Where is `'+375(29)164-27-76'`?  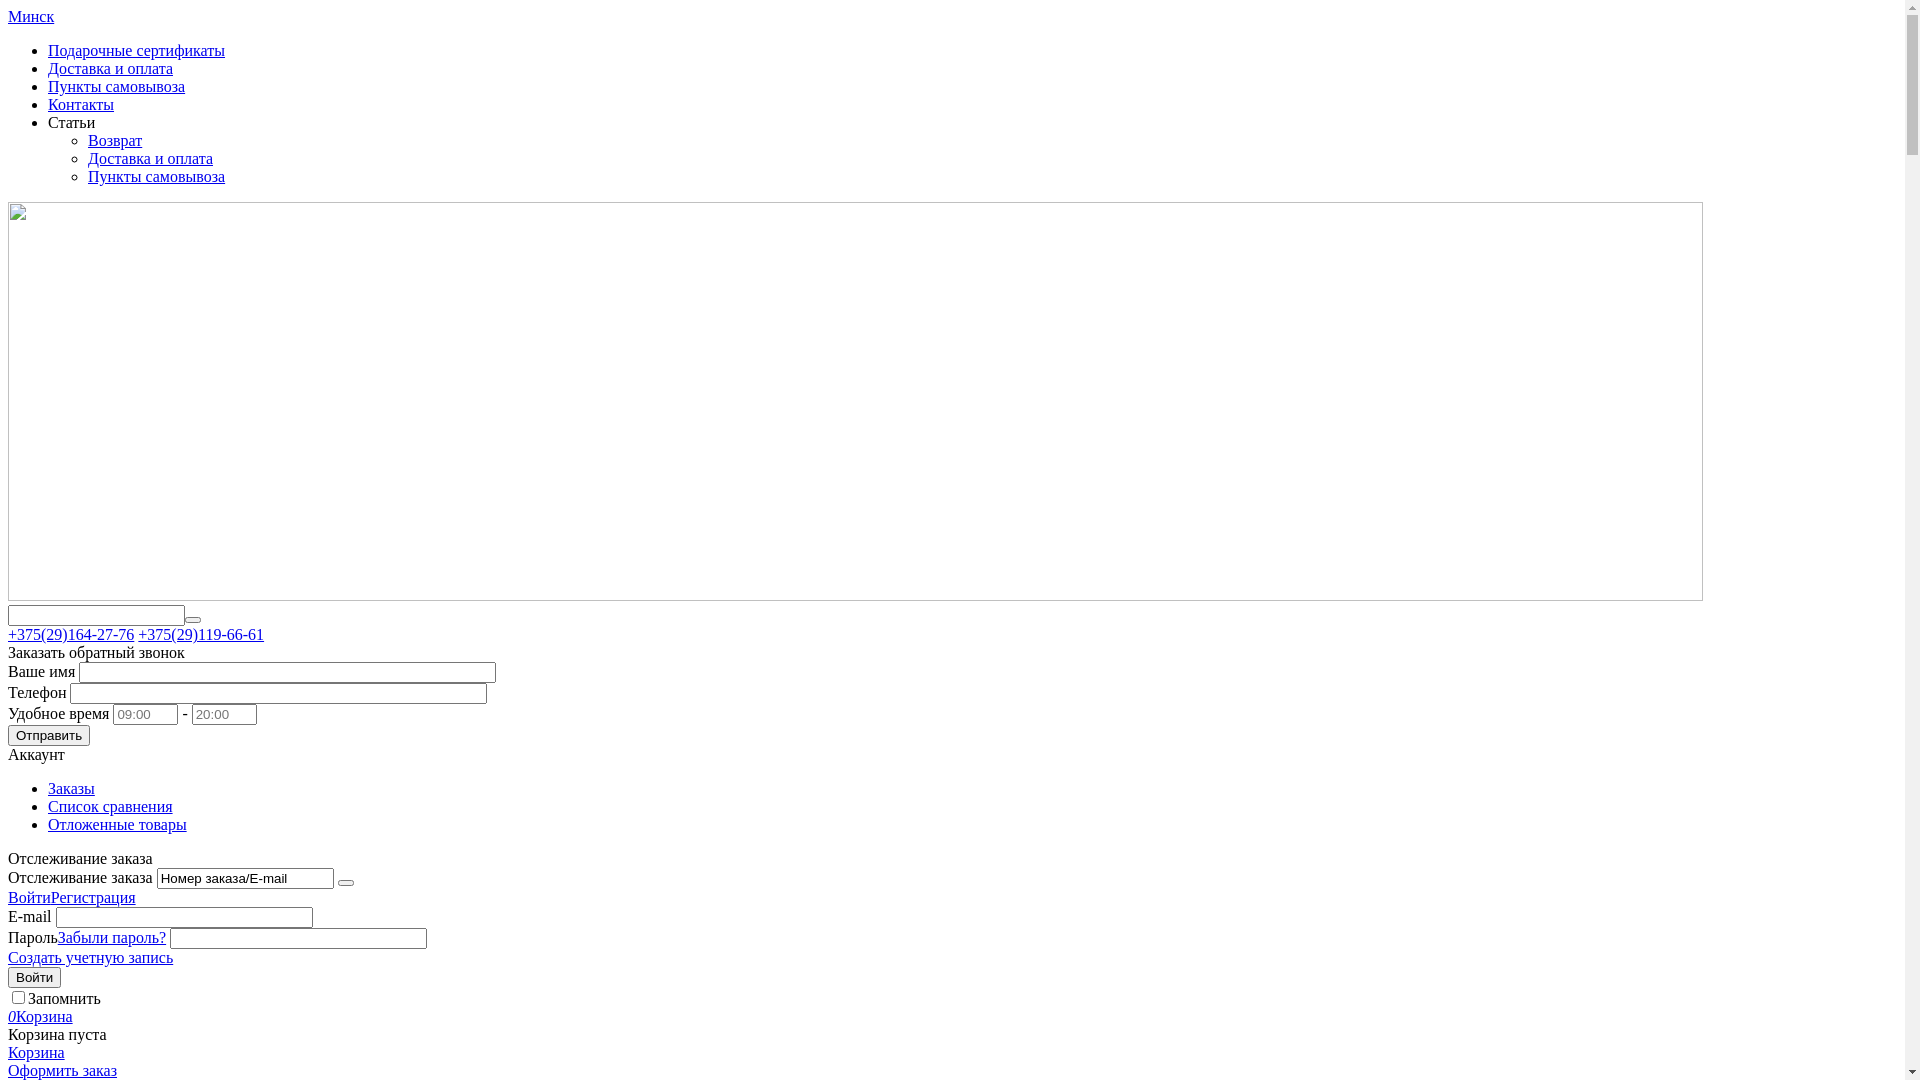
'+375(29)164-27-76' is located at coordinates (71, 634).